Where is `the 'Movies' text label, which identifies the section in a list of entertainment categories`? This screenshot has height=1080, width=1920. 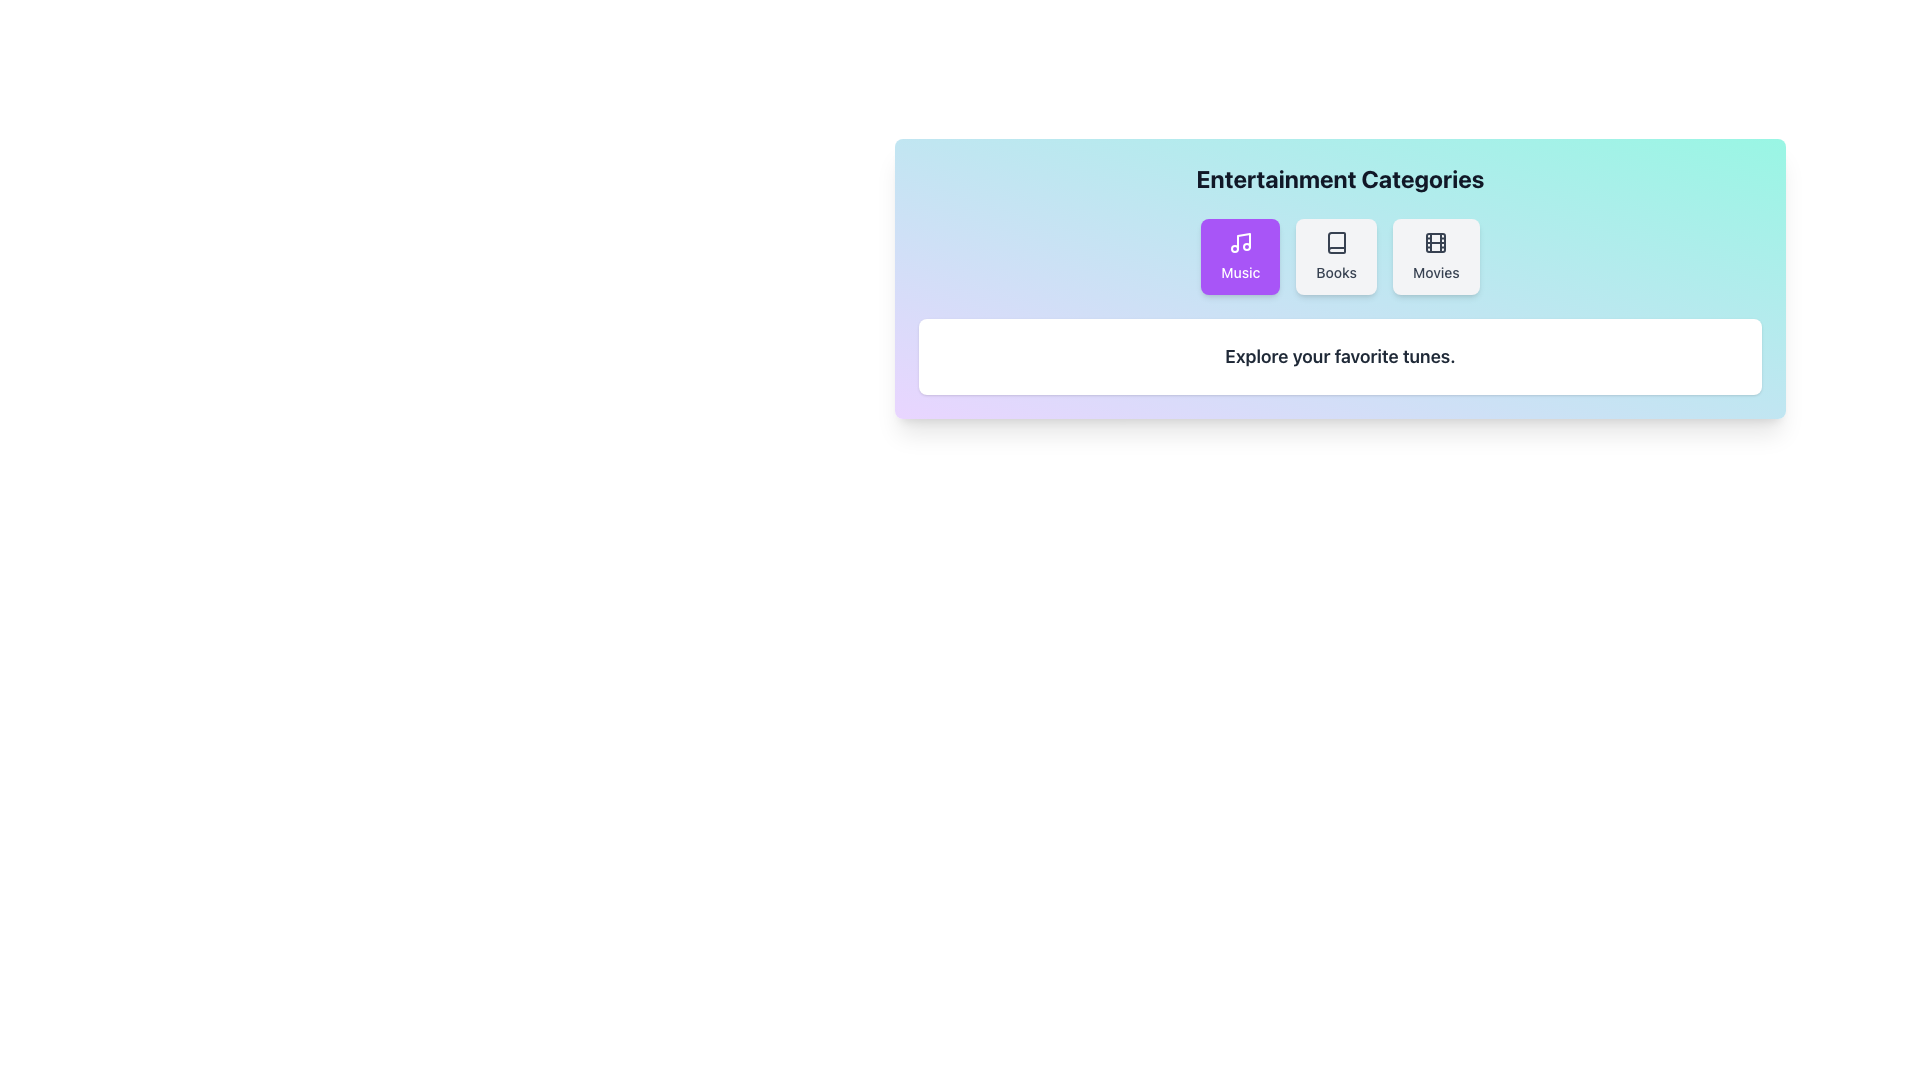 the 'Movies' text label, which identifies the section in a list of entertainment categories is located at coordinates (1435, 273).